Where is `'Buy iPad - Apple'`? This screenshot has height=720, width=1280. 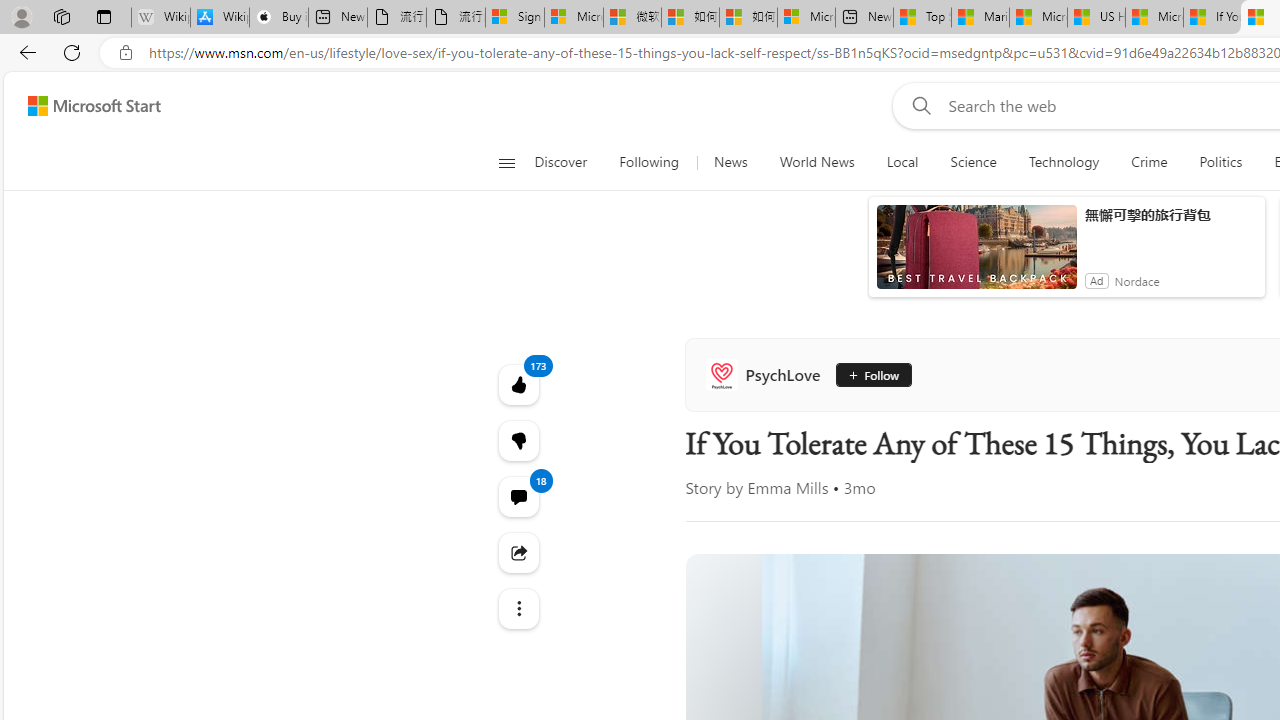
'Buy iPad - Apple' is located at coordinates (278, 17).